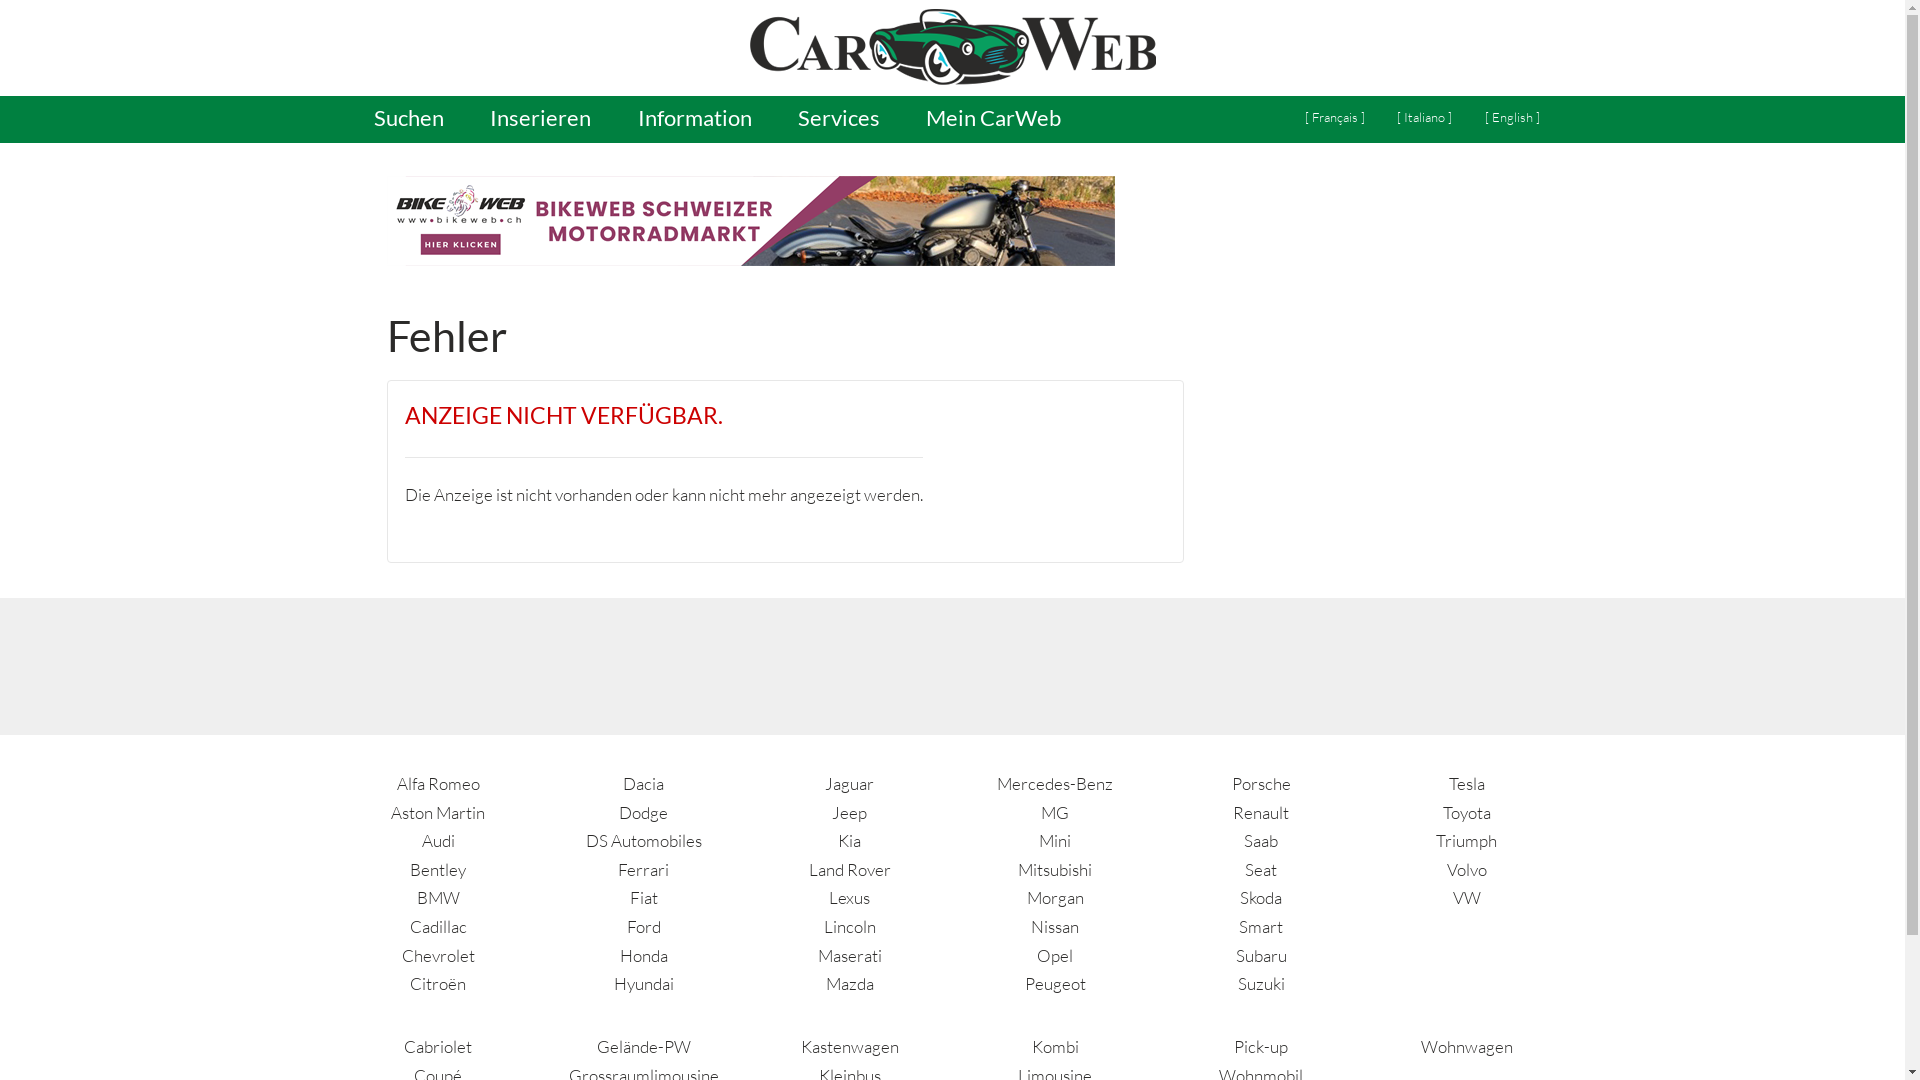 This screenshot has height=1080, width=1920. What do you see at coordinates (643, 812) in the screenshot?
I see `'Dodge'` at bounding box center [643, 812].